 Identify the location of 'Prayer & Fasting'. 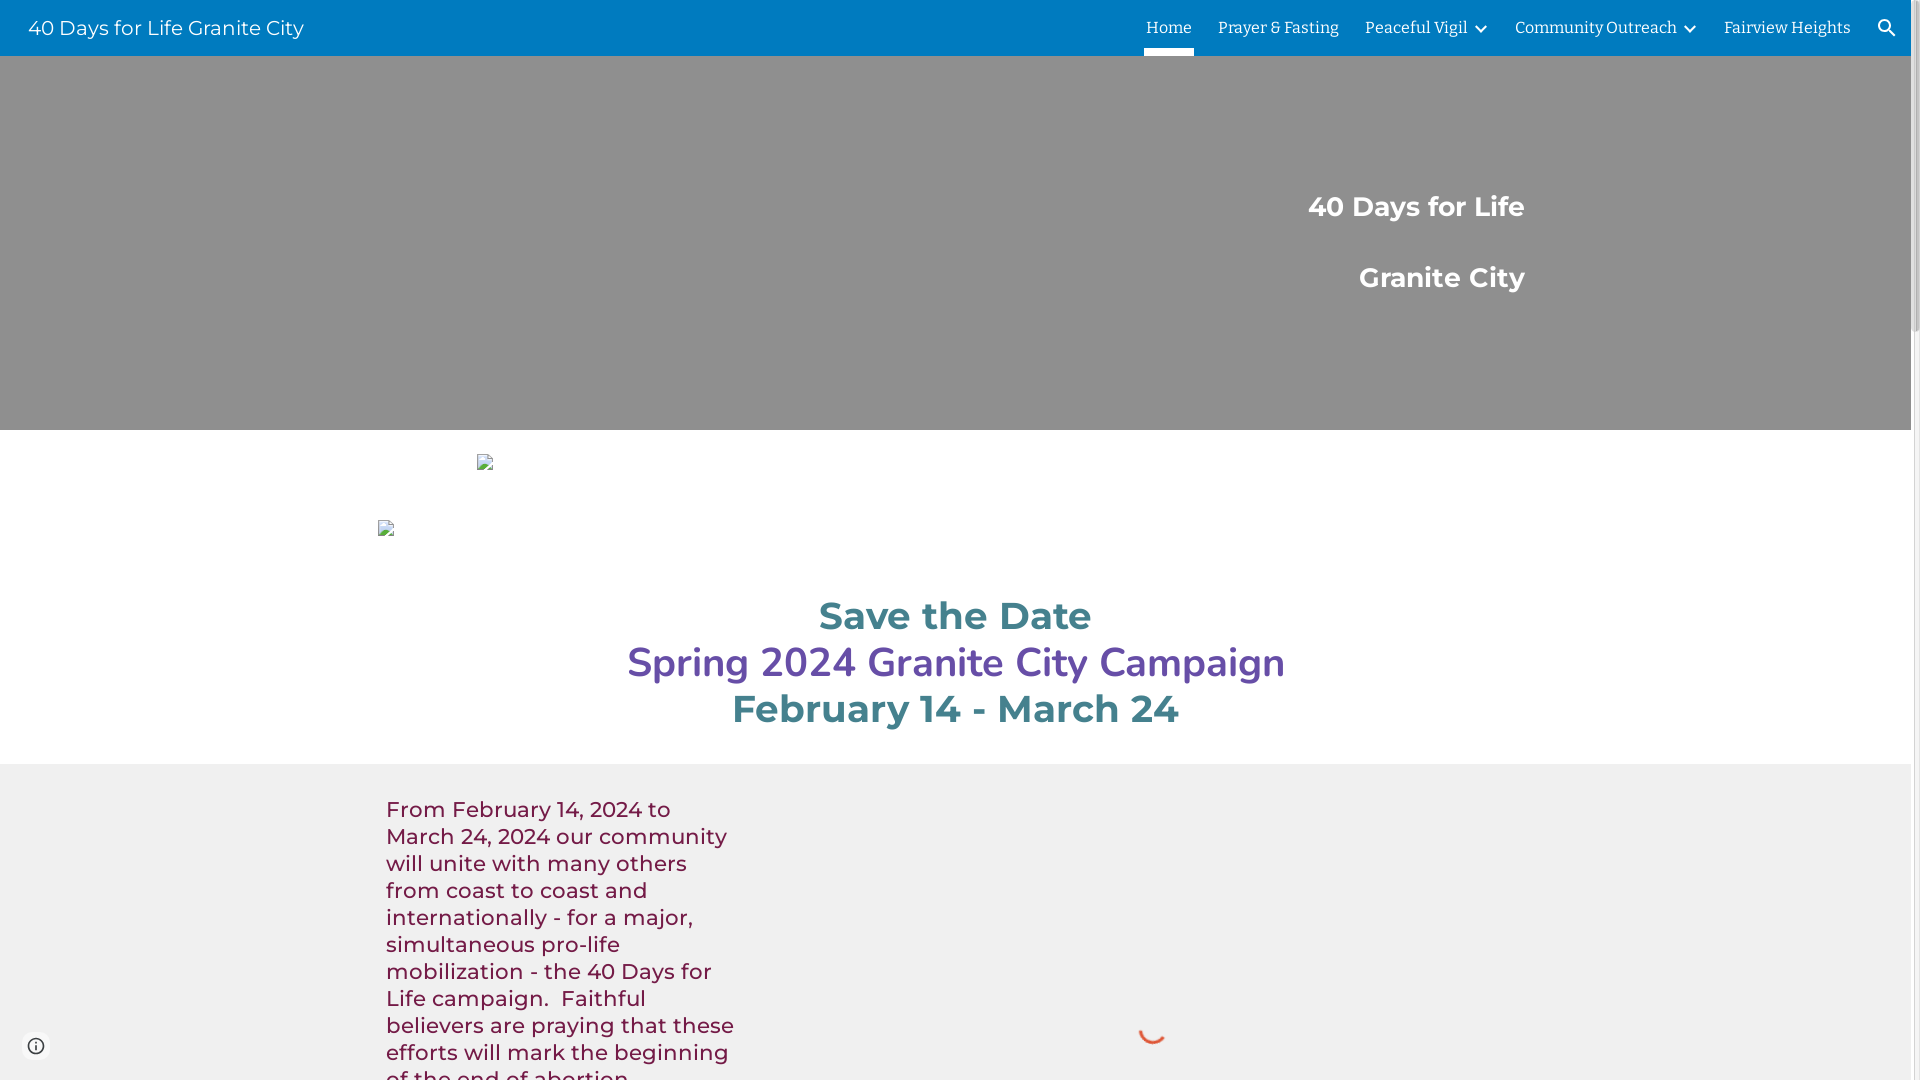
(1277, 27).